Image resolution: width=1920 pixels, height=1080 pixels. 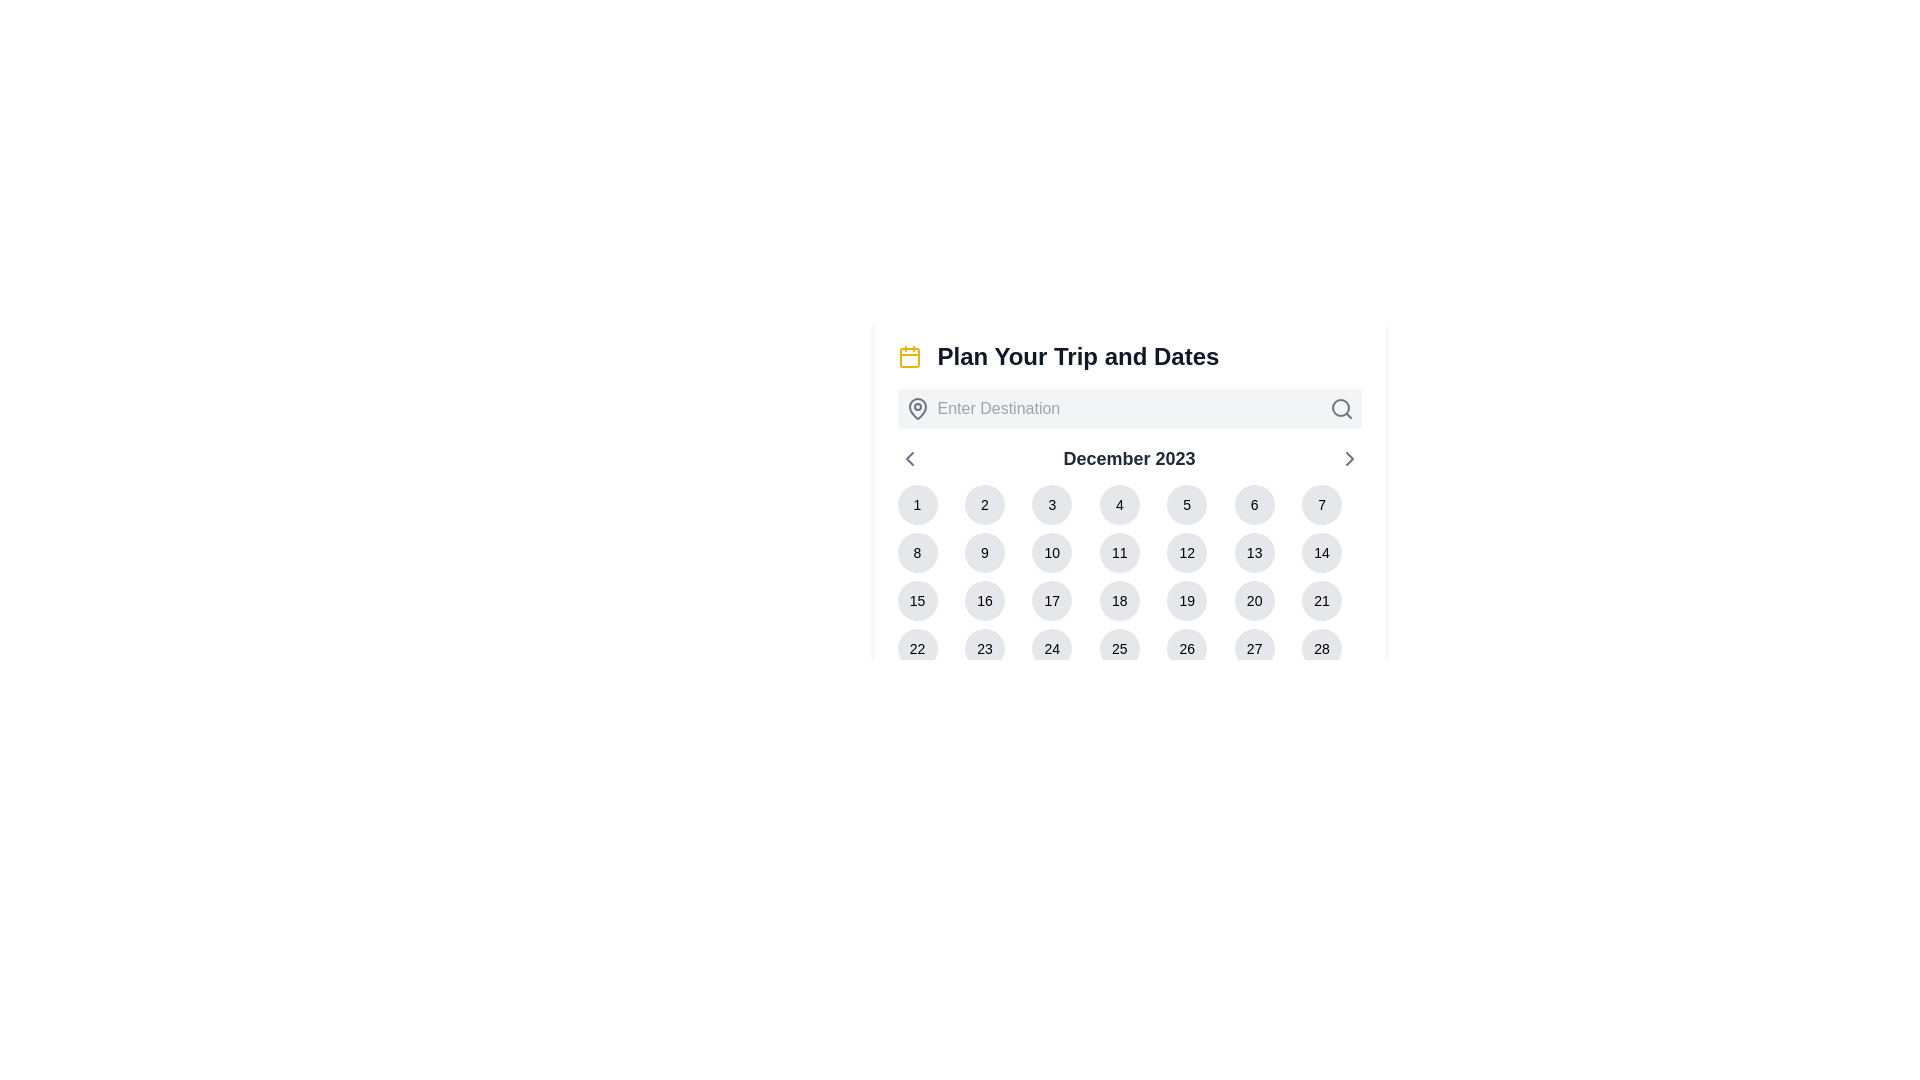 I want to click on the circular button with a light gray background and the number '17' in black text located in the calendar grid under the 'December 2023' heading, positioned in the third row and third column, so click(x=1051, y=600).